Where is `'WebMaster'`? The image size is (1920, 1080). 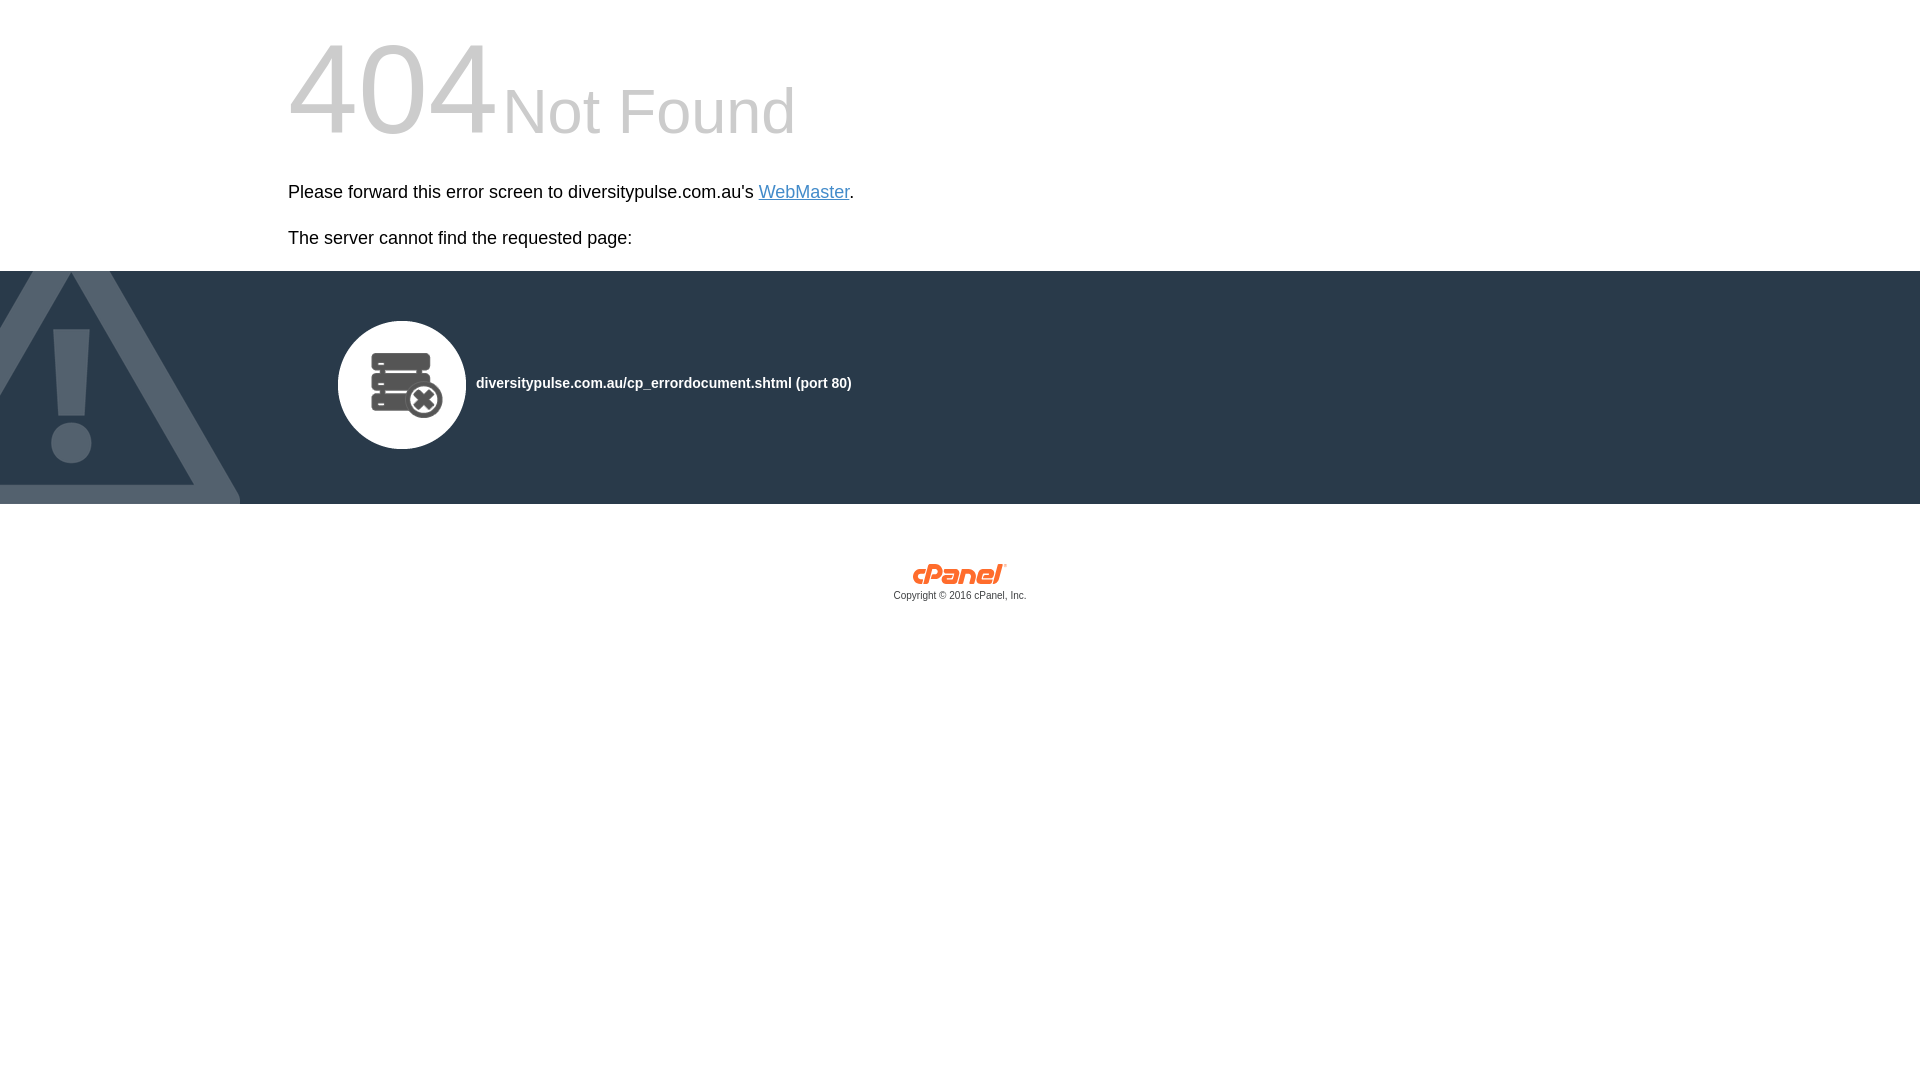 'WebMaster' is located at coordinates (804, 192).